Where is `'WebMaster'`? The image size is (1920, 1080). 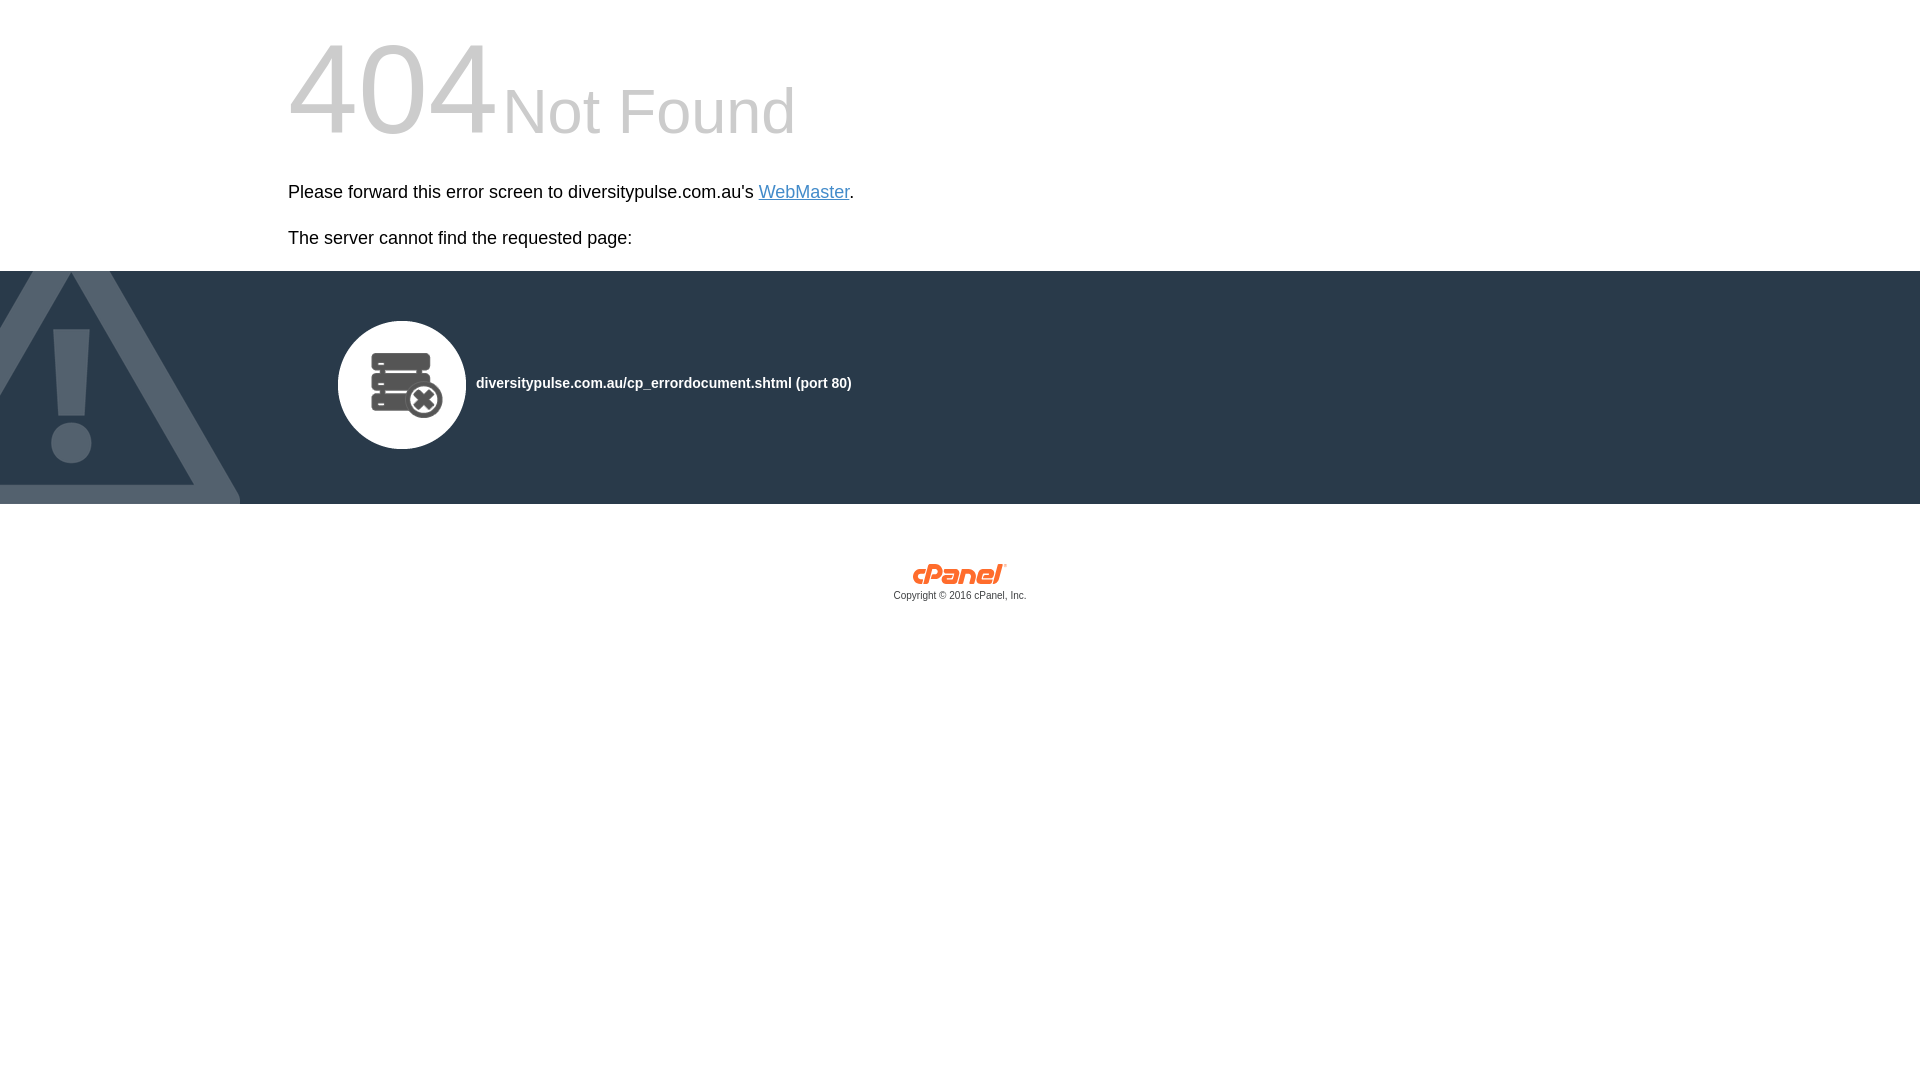 'WebMaster' is located at coordinates (804, 192).